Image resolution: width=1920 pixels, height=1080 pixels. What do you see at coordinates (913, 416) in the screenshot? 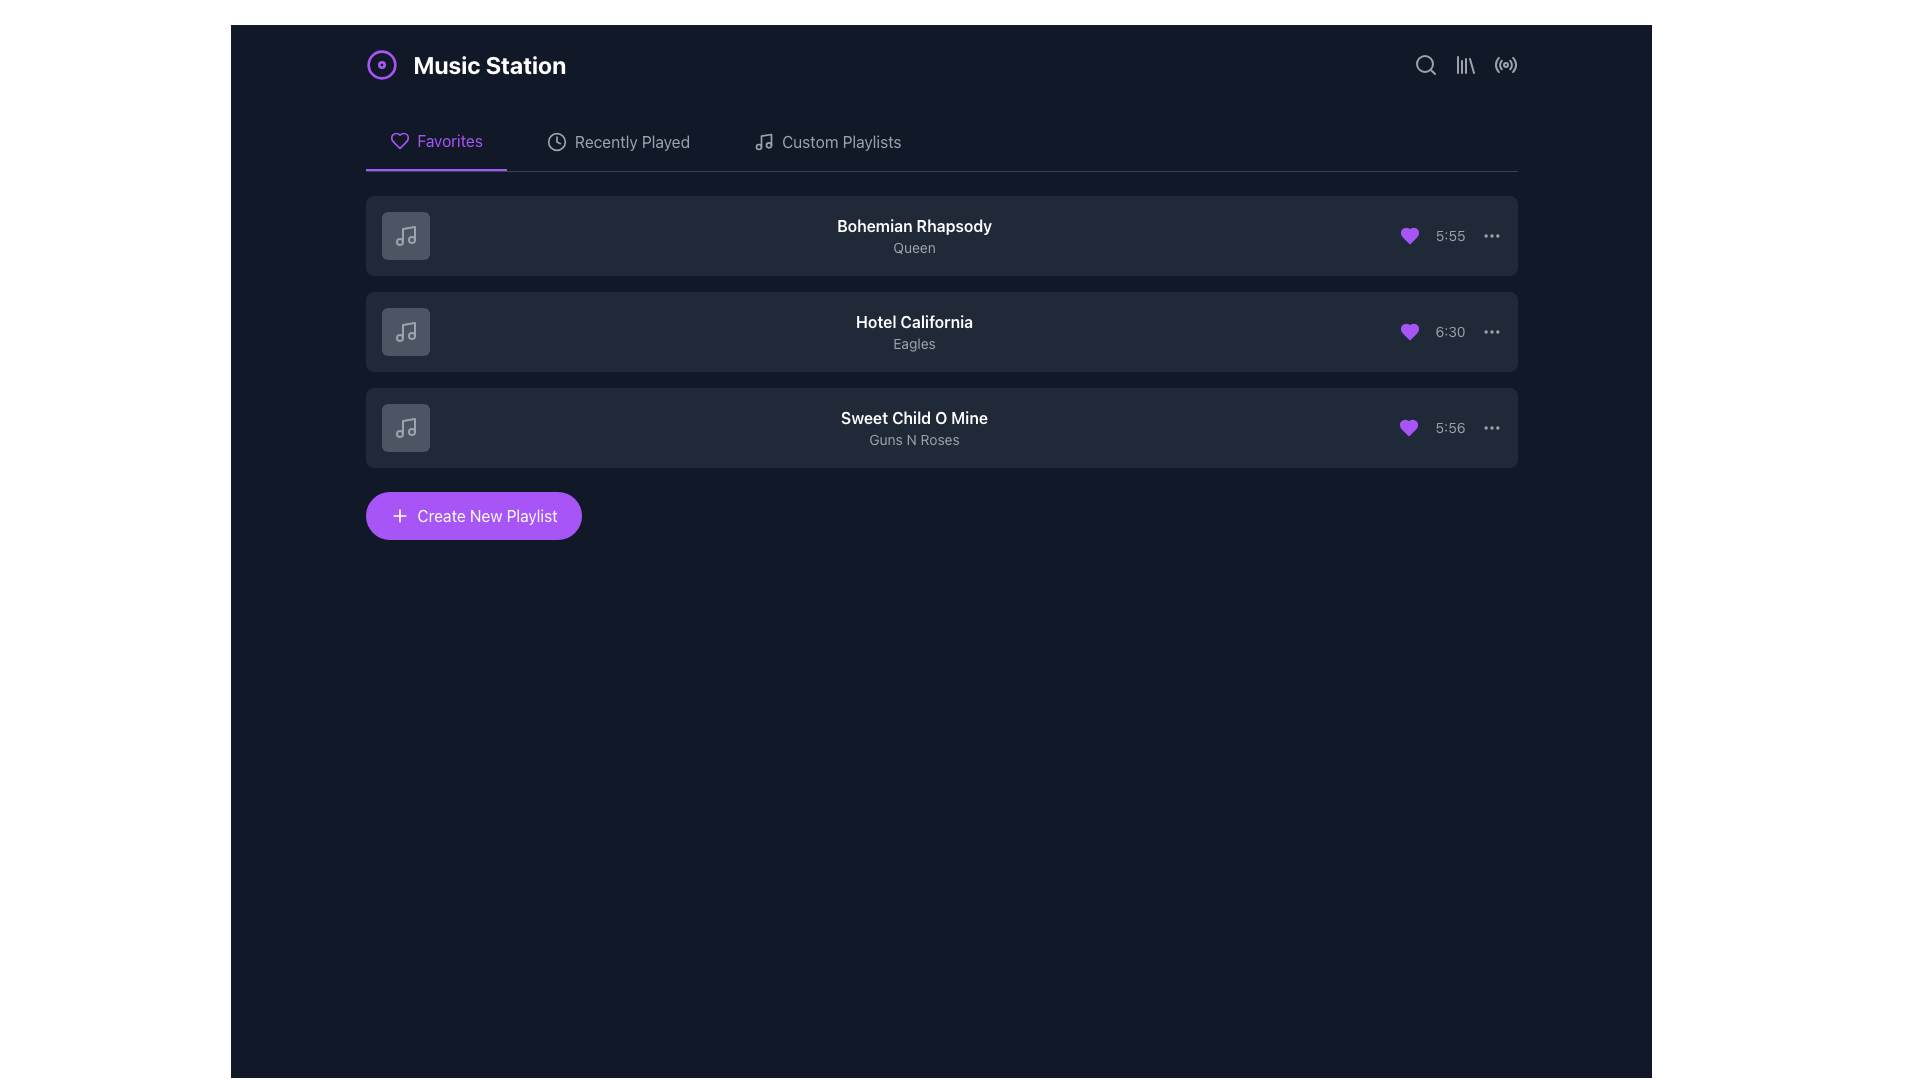
I see `the song title text element that displays the title of the song in the music station interface, located under the heading 'Favorites'` at bounding box center [913, 416].